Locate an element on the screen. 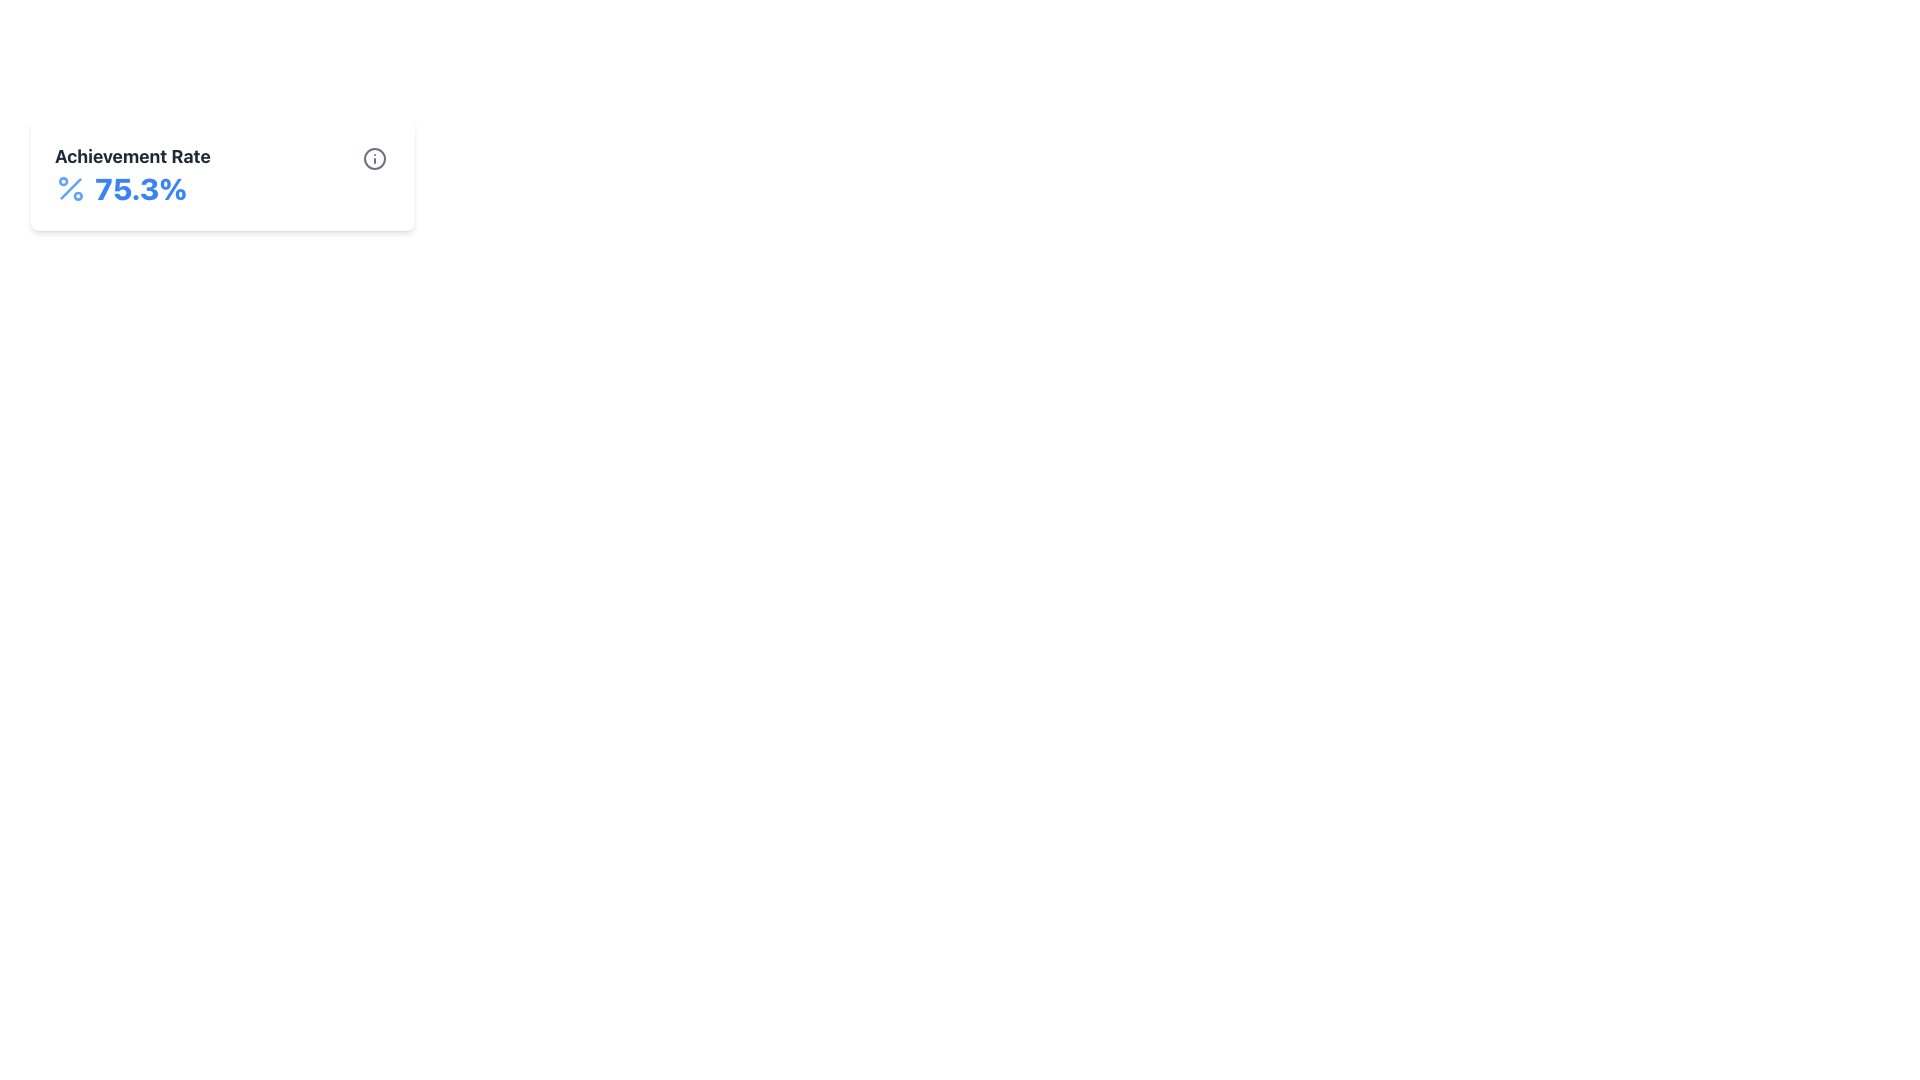 The height and width of the screenshot is (1080, 1920). the circular graphical element that is part of an SVG graphic, positioned near the 'Achievement Rate' text and aligned to the right of it is located at coordinates (374, 157).